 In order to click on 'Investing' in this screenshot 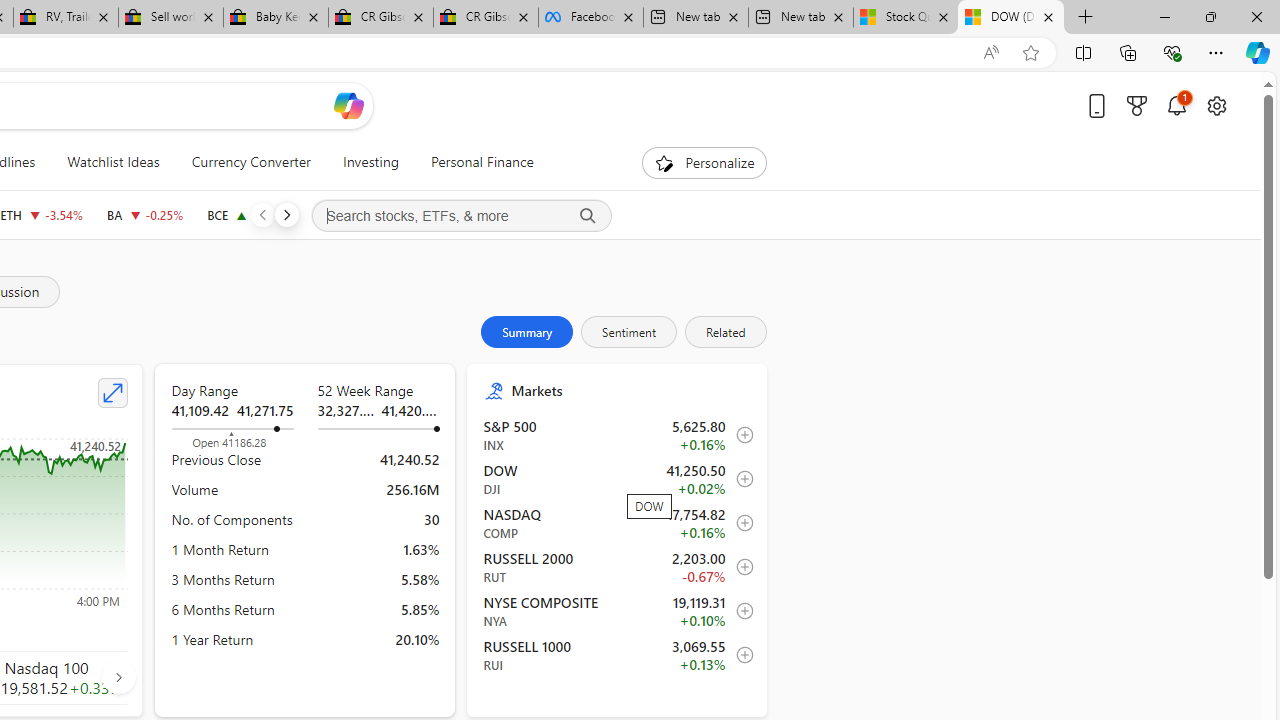, I will do `click(370, 162)`.